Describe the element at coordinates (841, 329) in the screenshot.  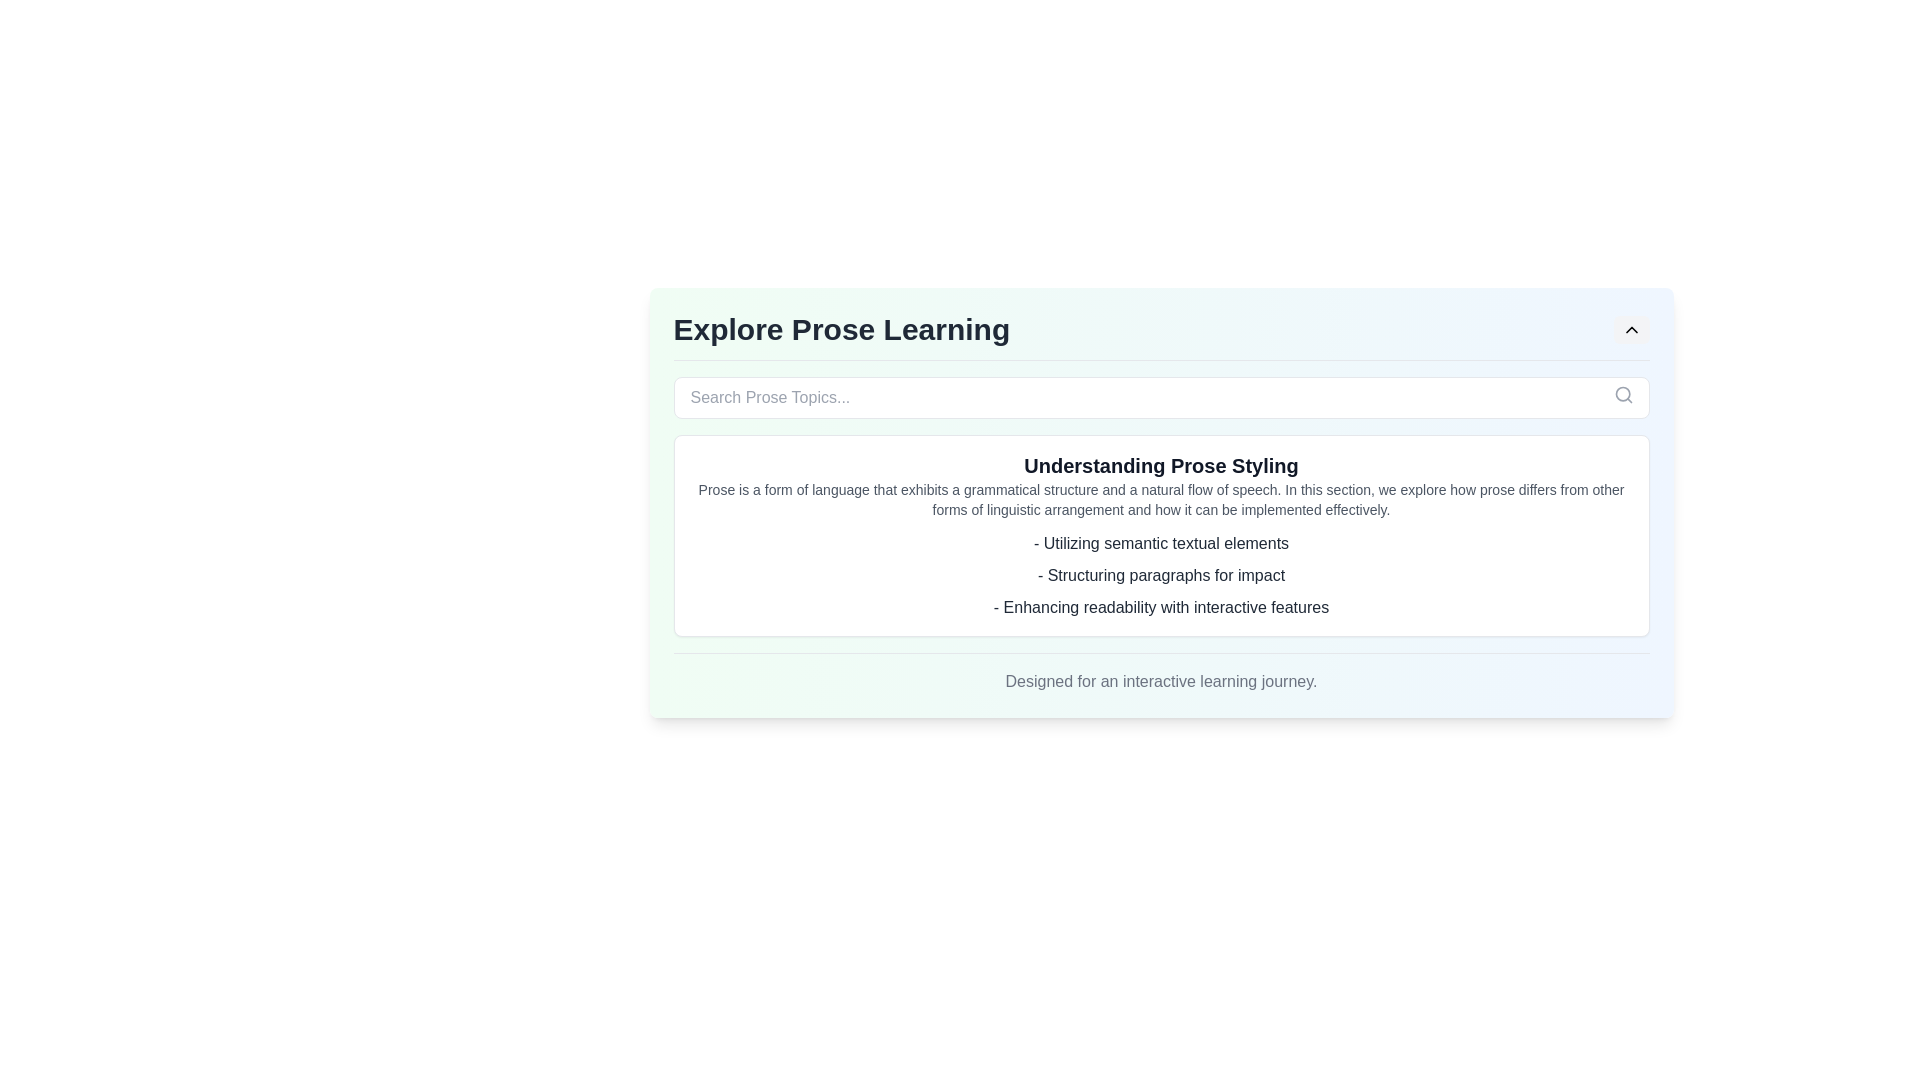
I see `the prominently displayed text 'Explore Prose Learning' which is large, bold, and positioned at the top left of the section` at that location.